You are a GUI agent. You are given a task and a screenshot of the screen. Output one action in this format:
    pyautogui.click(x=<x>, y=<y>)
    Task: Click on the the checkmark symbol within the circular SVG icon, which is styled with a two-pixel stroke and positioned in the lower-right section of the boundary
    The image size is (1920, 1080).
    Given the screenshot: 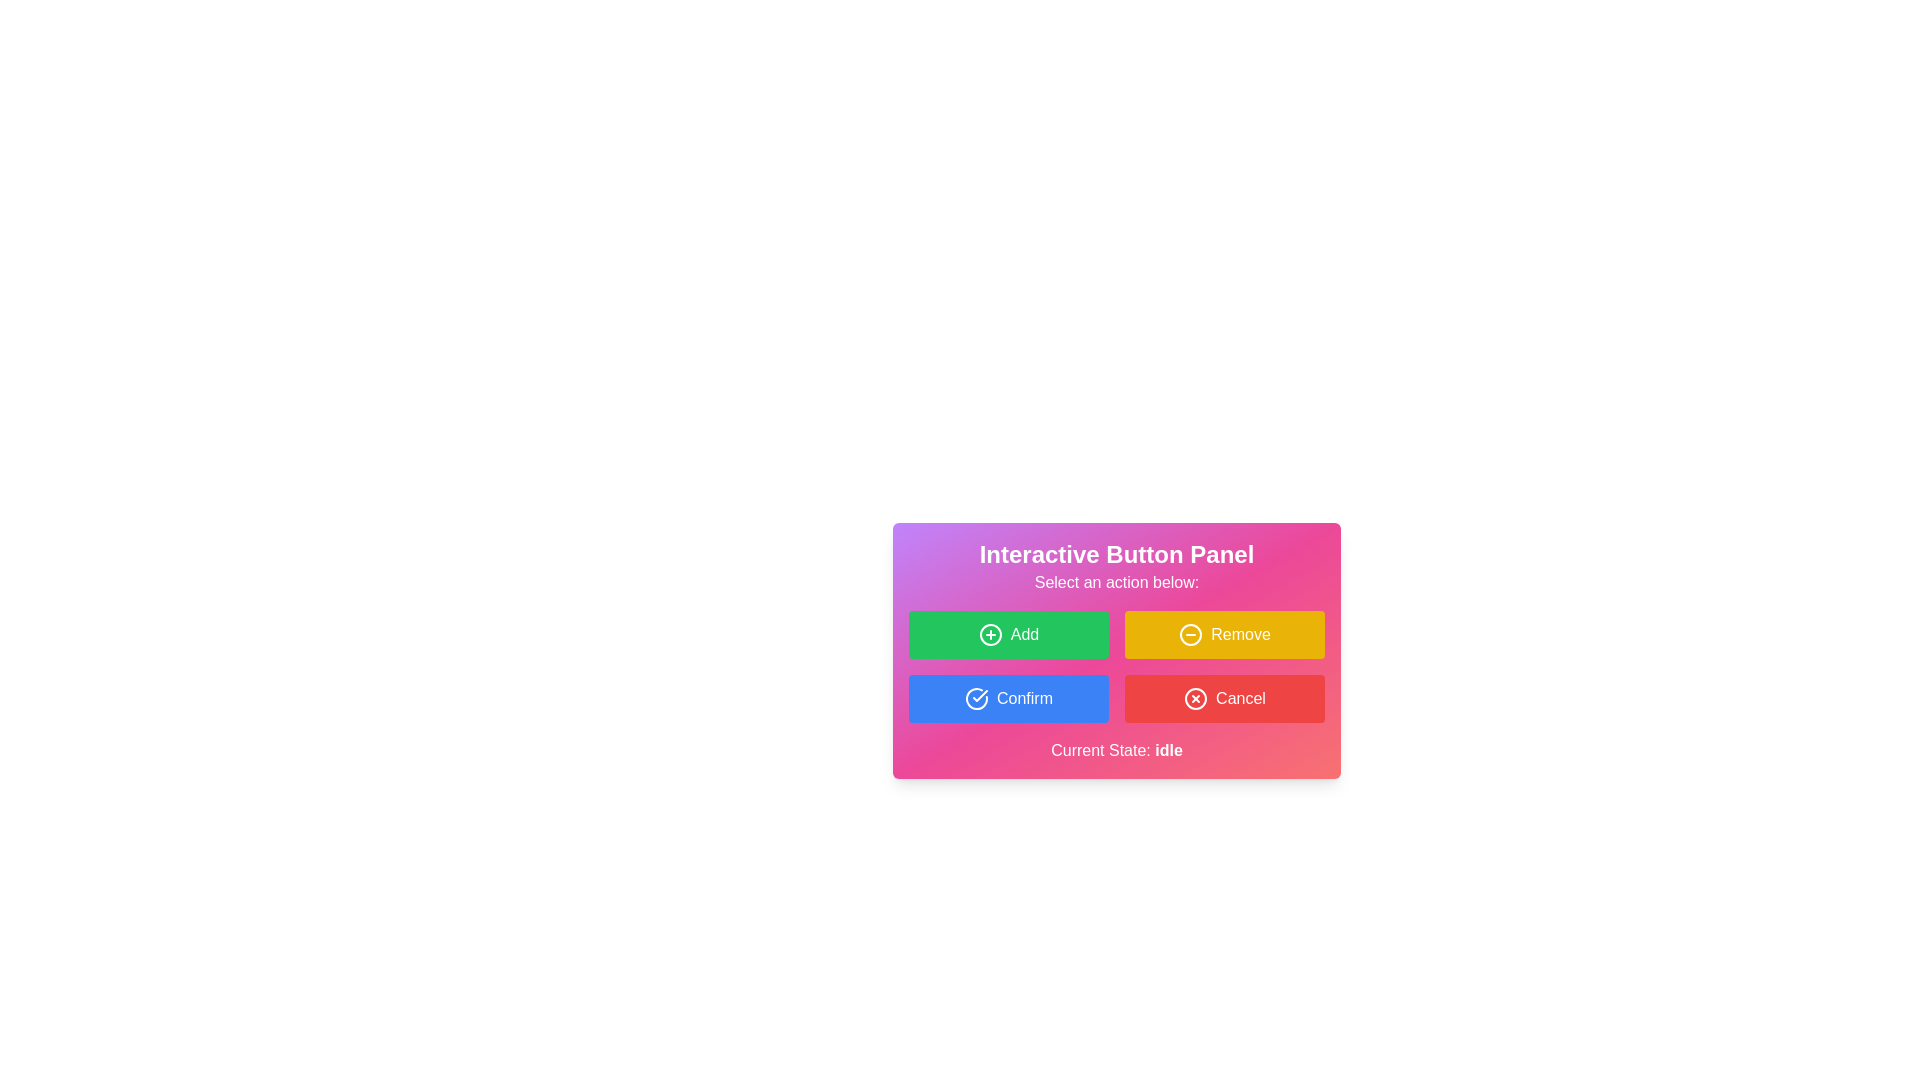 What is the action you would take?
    pyautogui.click(x=980, y=694)
    